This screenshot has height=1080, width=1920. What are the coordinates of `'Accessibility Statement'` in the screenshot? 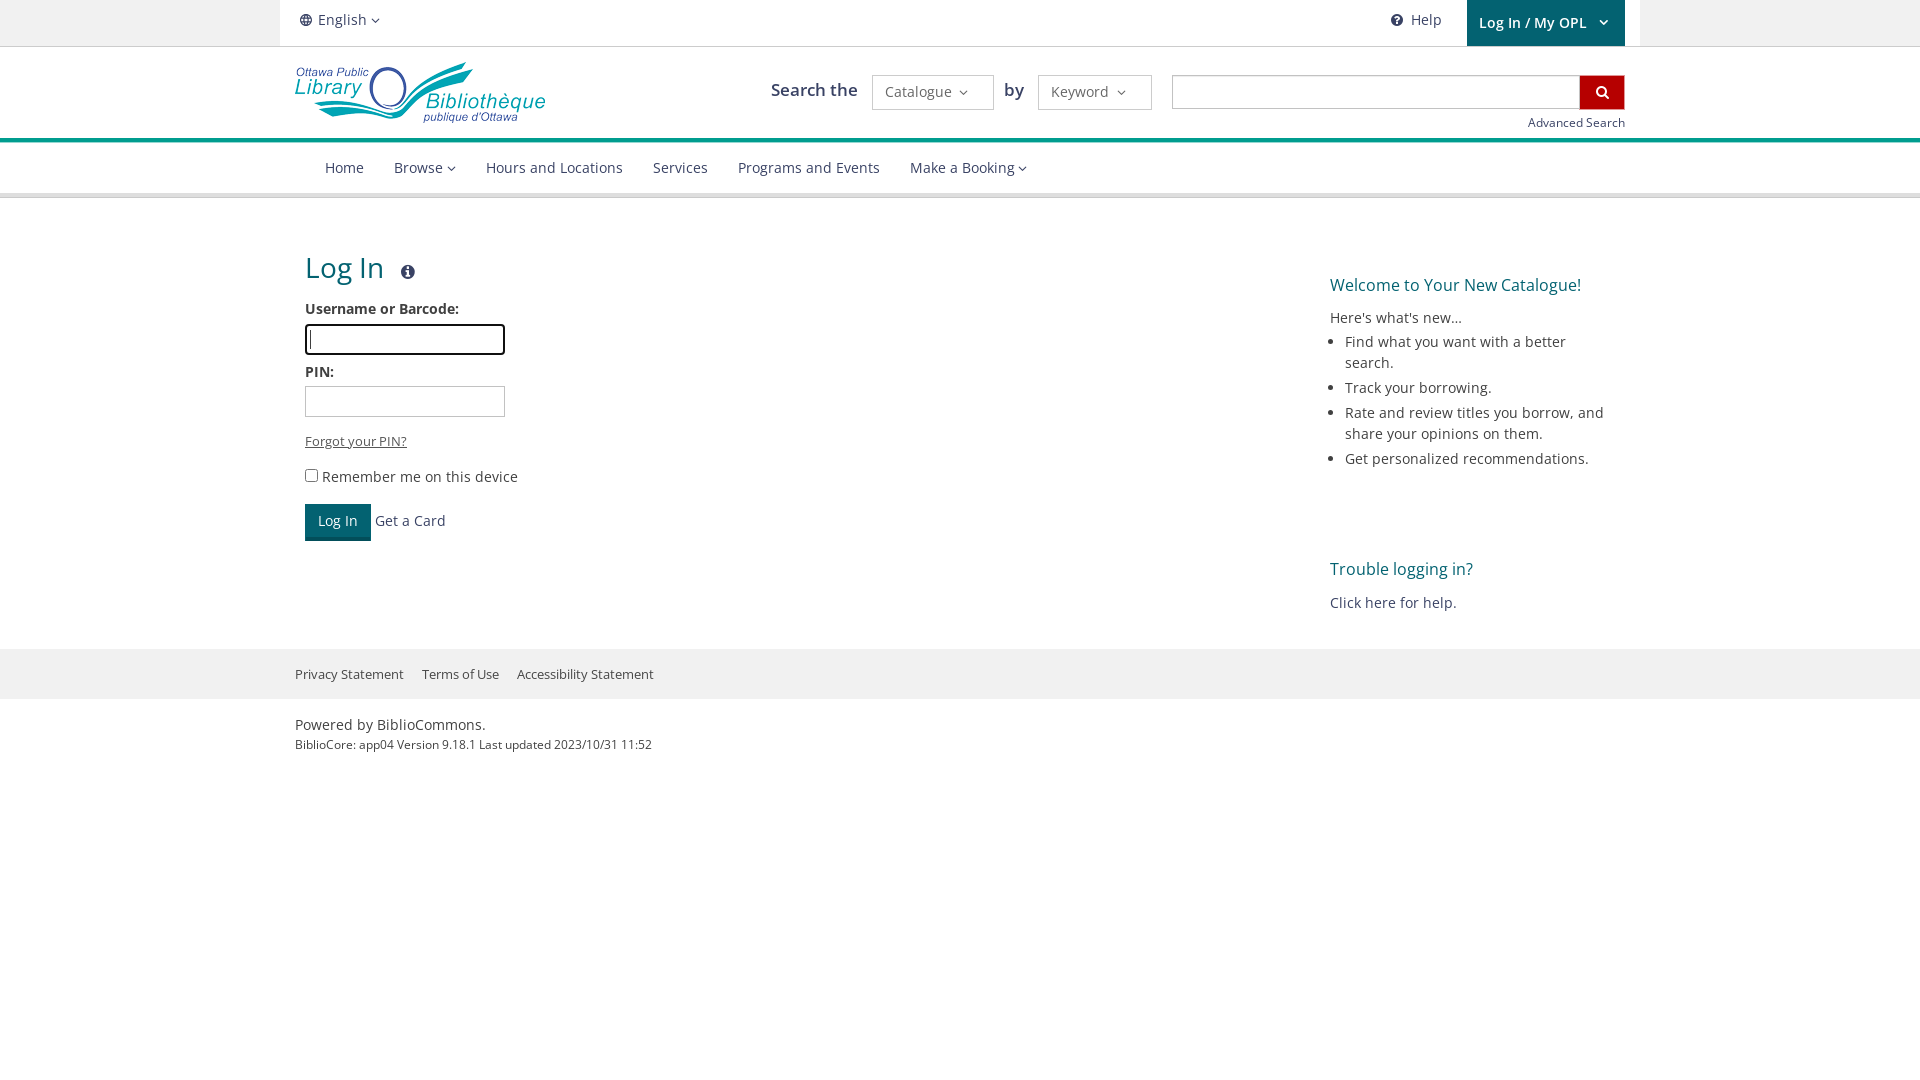 It's located at (584, 674).